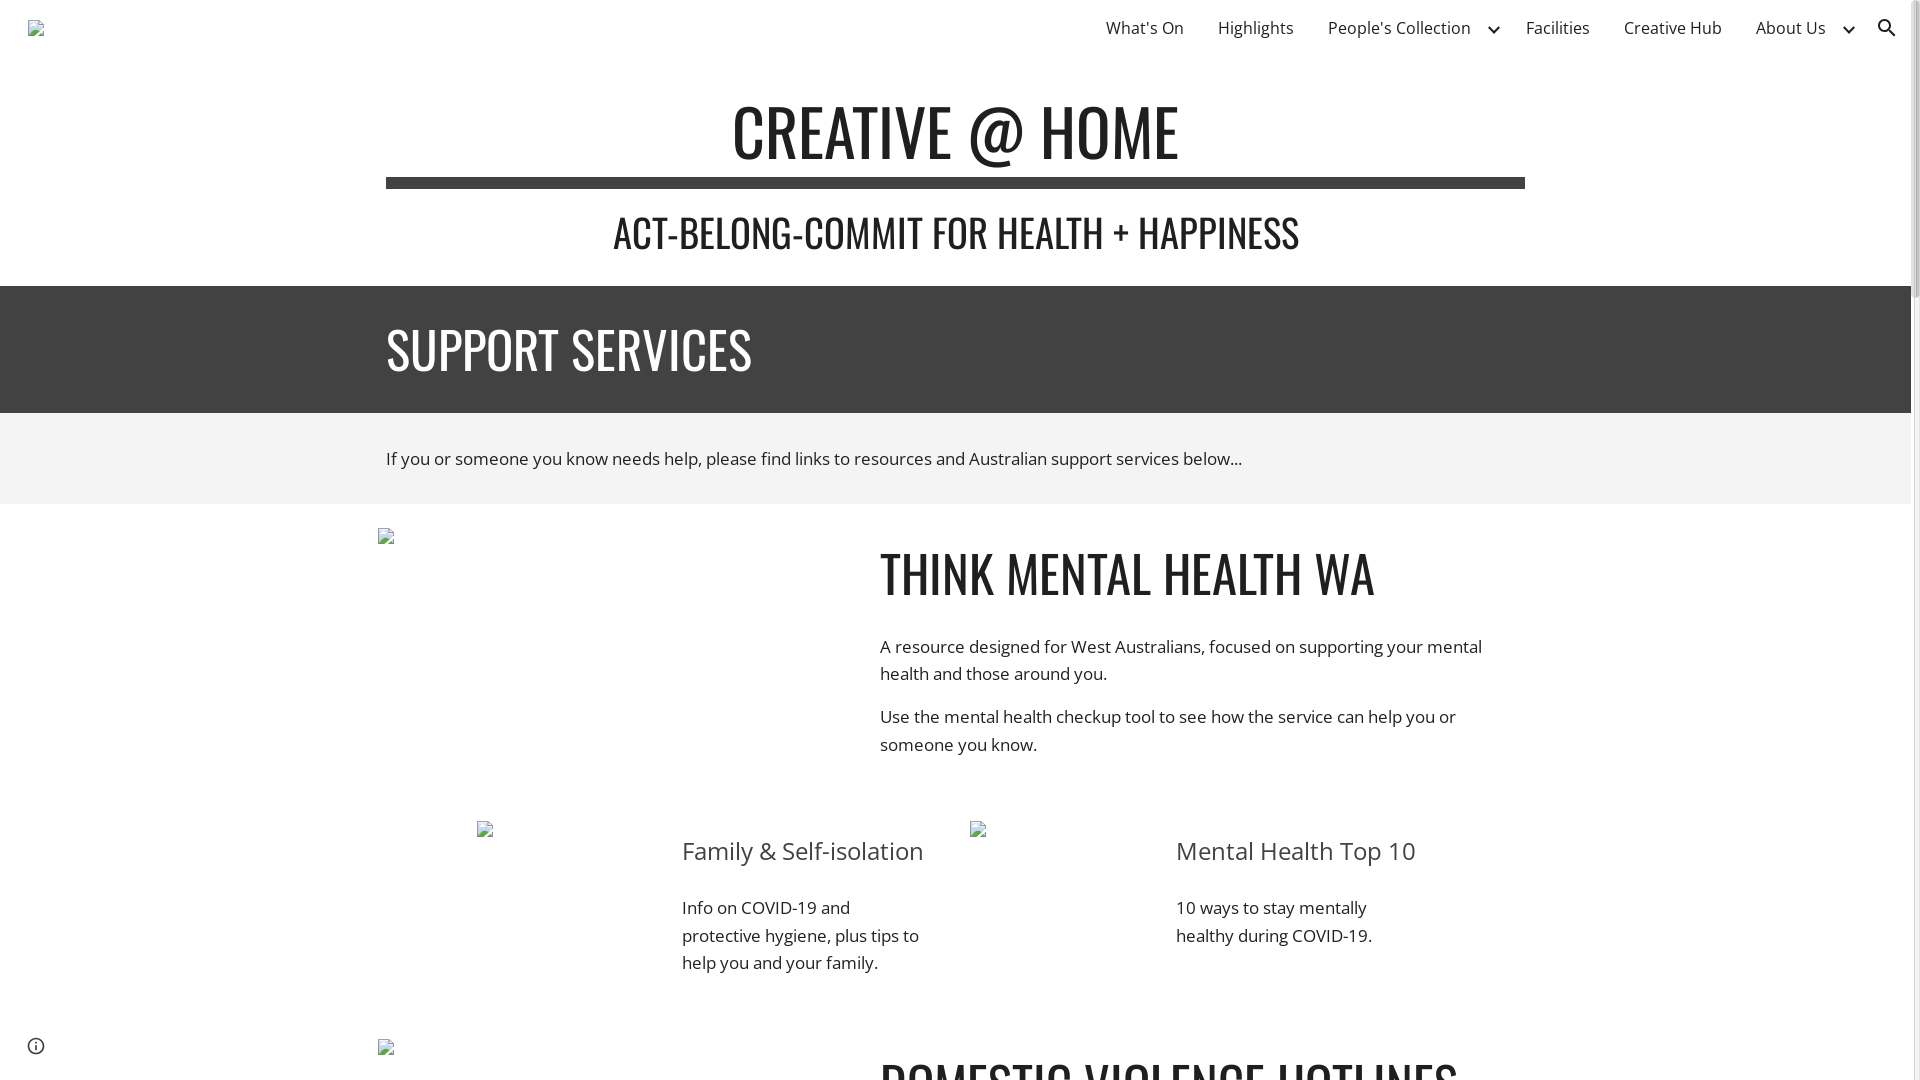 The height and width of the screenshot is (1080, 1920). I want to click on 'About Us', so click(1790, 27).